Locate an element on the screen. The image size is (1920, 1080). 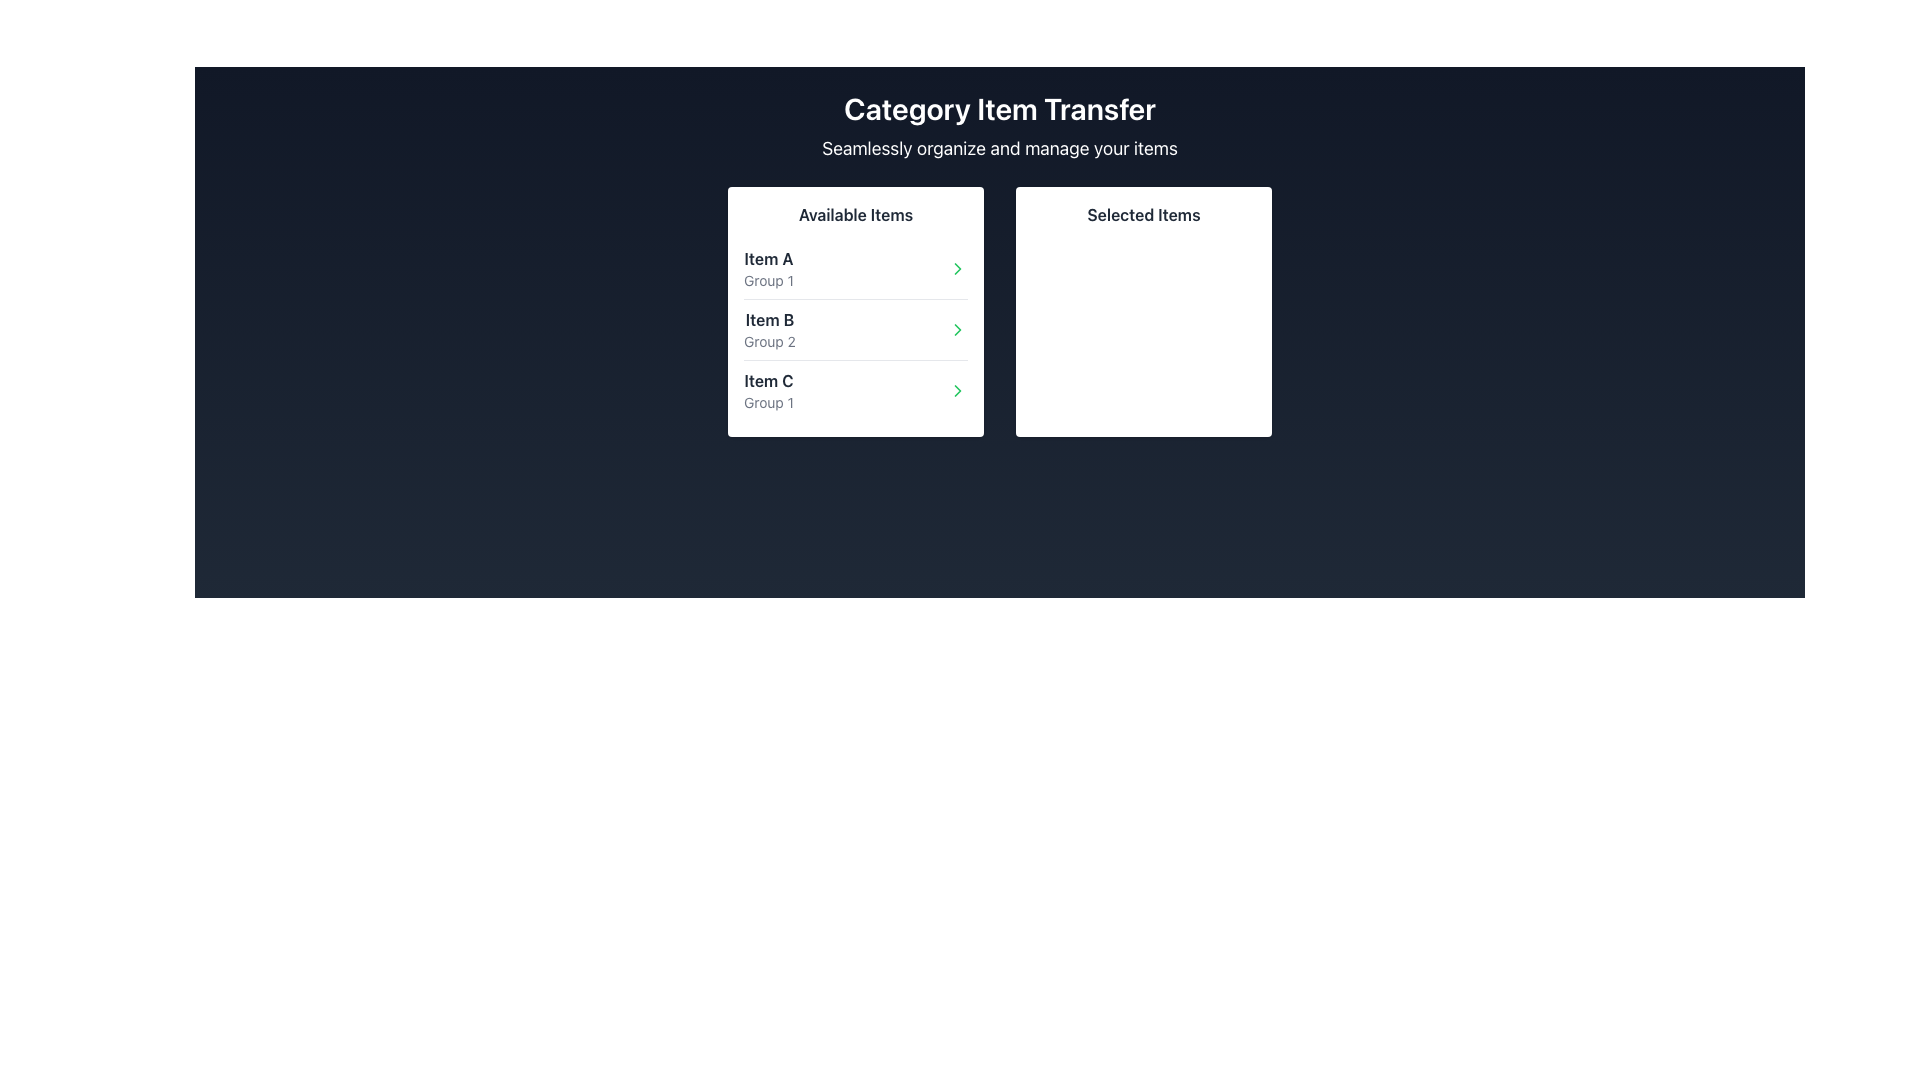
the first list item 'Item A' in the 'Available Items' section for interaction is located at coordinates (767, 268).